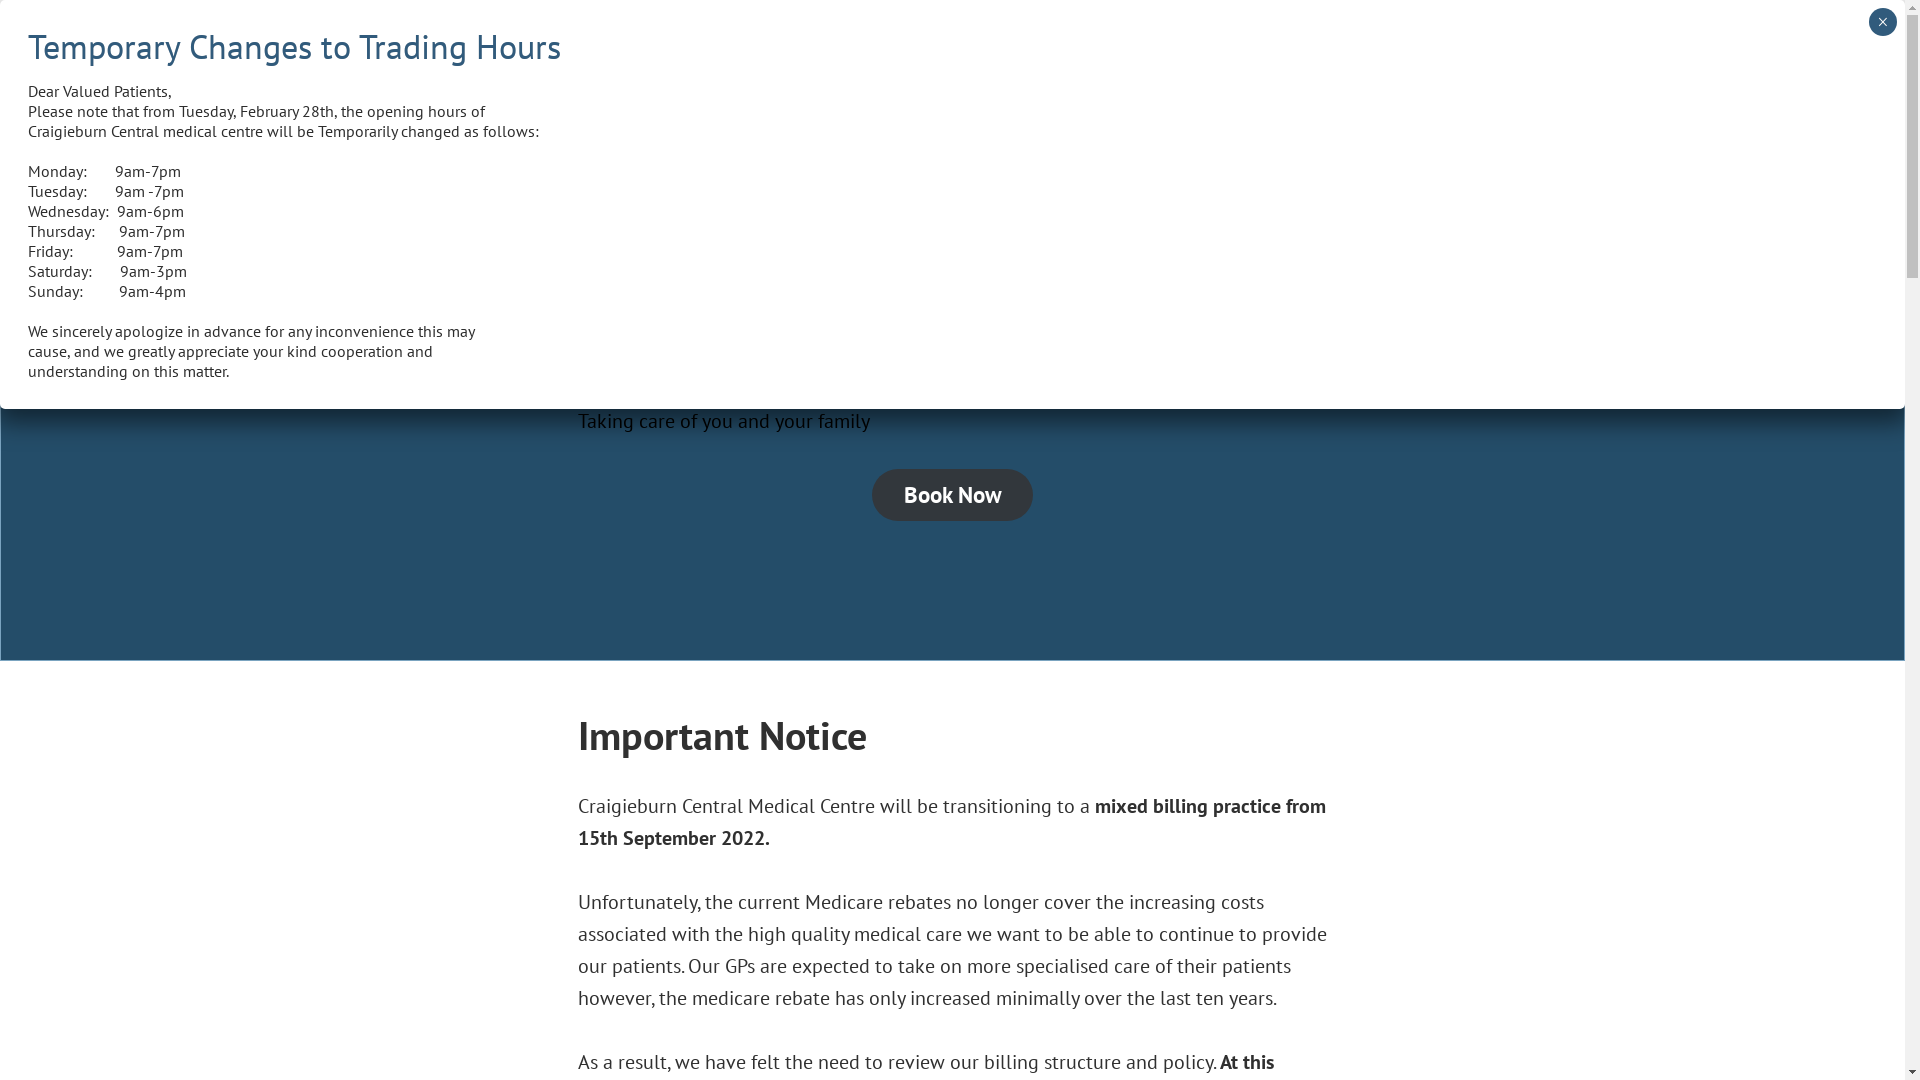 The width and height of the screenshot is (1920, 1080). I want to click on 'Home', so click(1013, 60).